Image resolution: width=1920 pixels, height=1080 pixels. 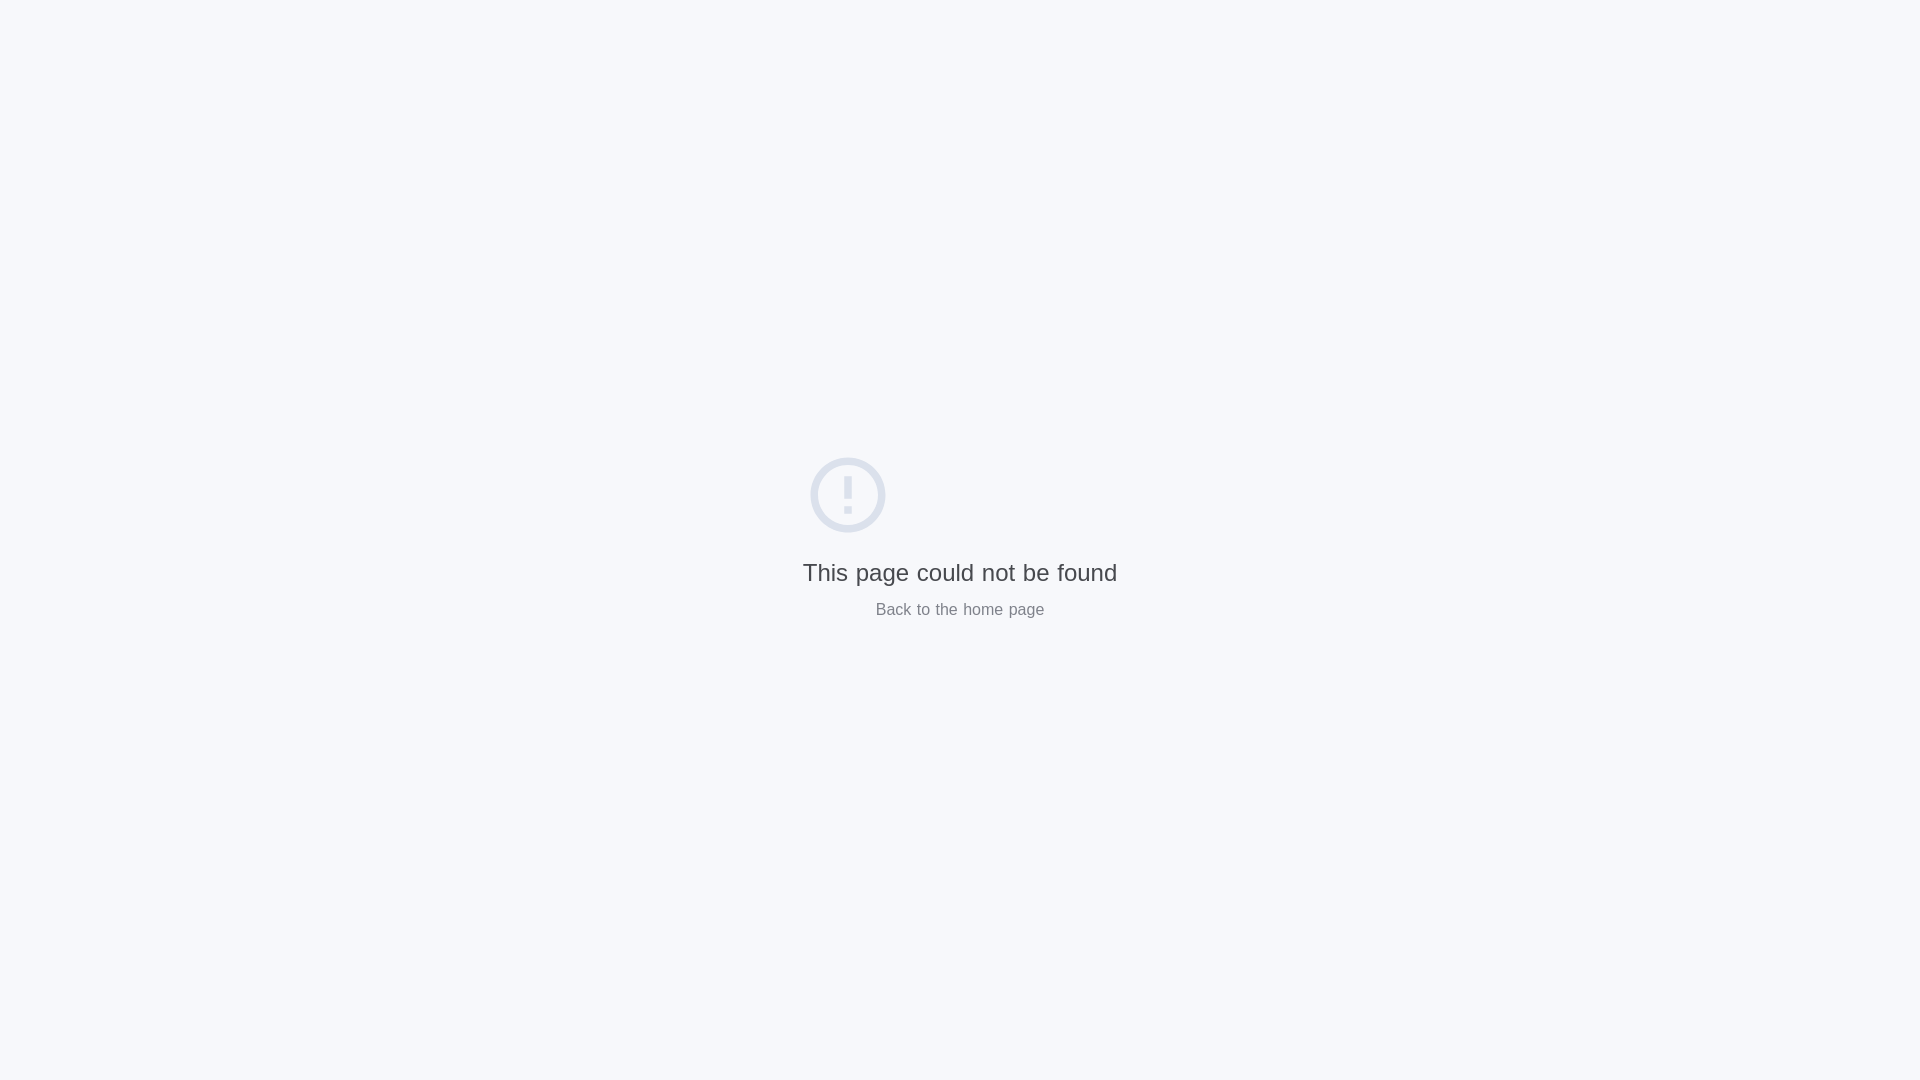 I want to click on 'Back to the home page', so click(x=960, y=608).